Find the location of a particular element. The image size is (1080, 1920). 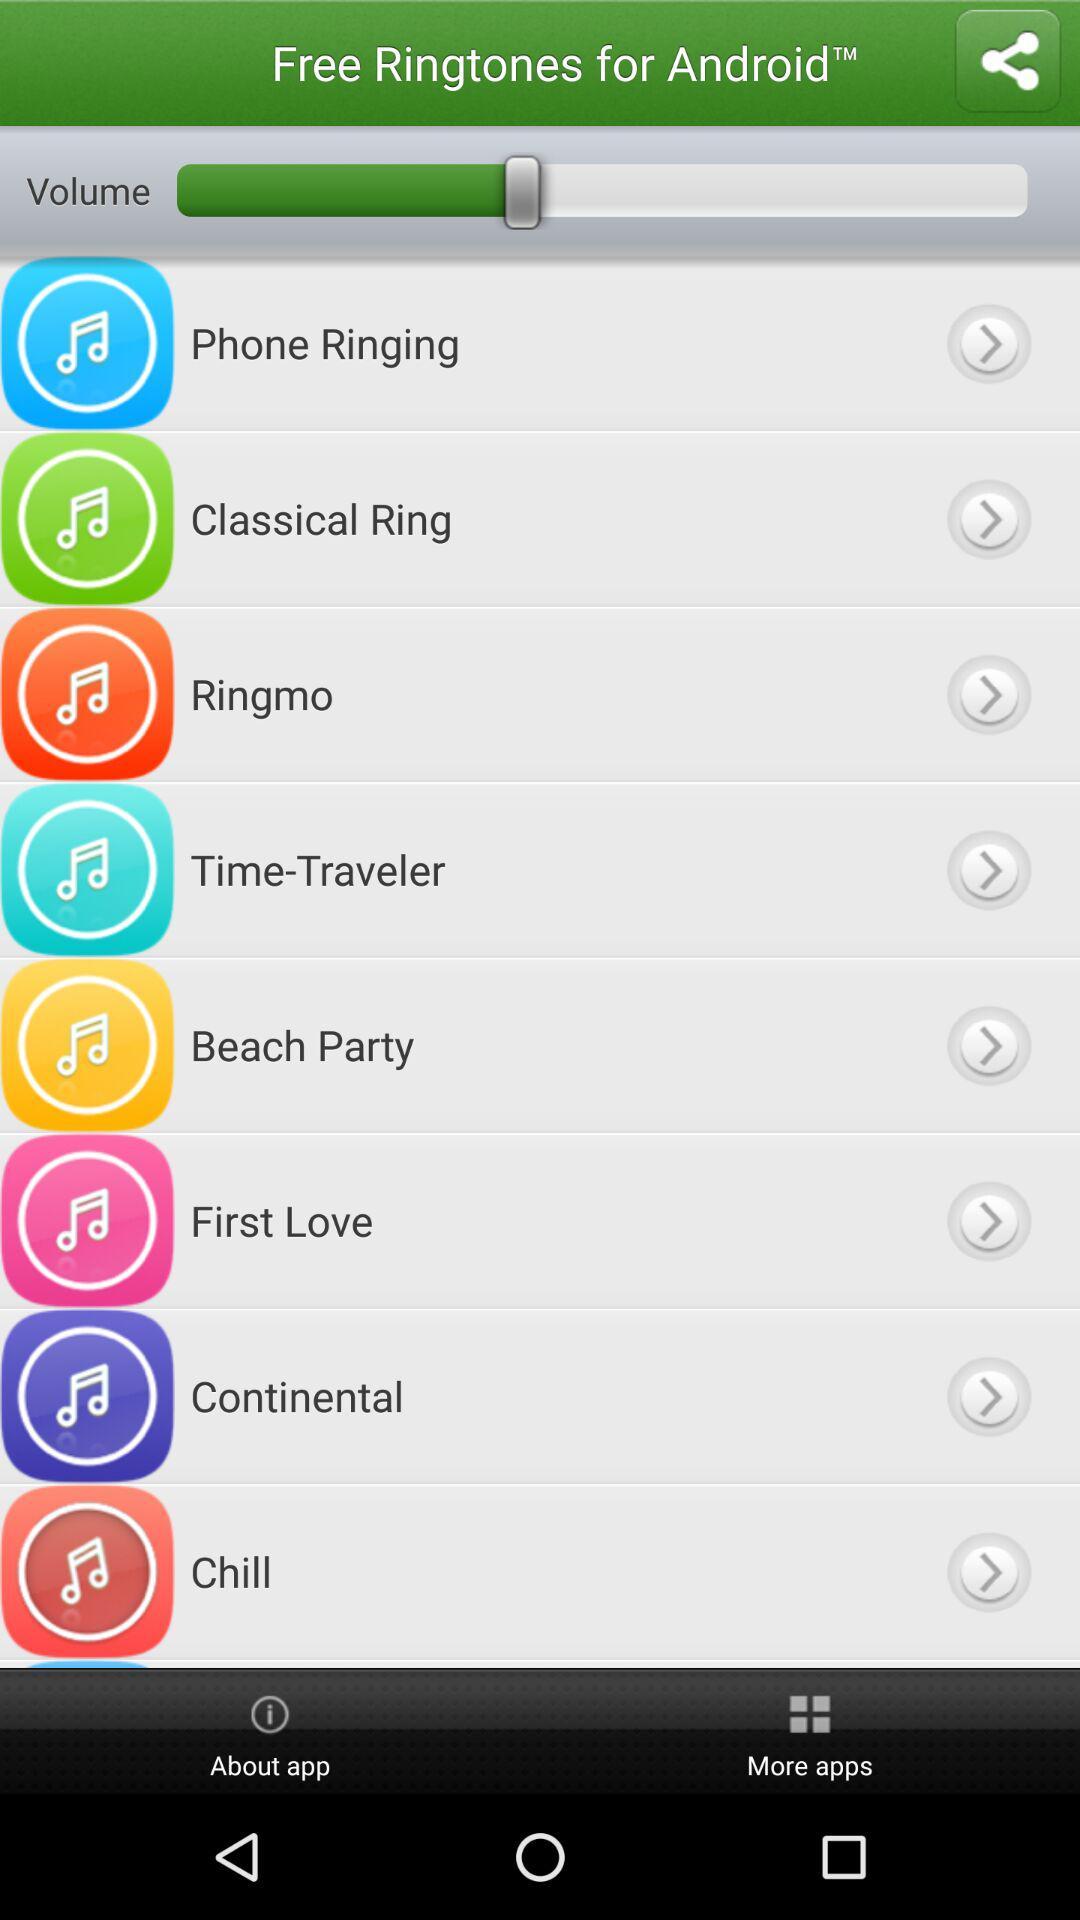

open 'first love ringtone type is located at coordinates (987, 1219).